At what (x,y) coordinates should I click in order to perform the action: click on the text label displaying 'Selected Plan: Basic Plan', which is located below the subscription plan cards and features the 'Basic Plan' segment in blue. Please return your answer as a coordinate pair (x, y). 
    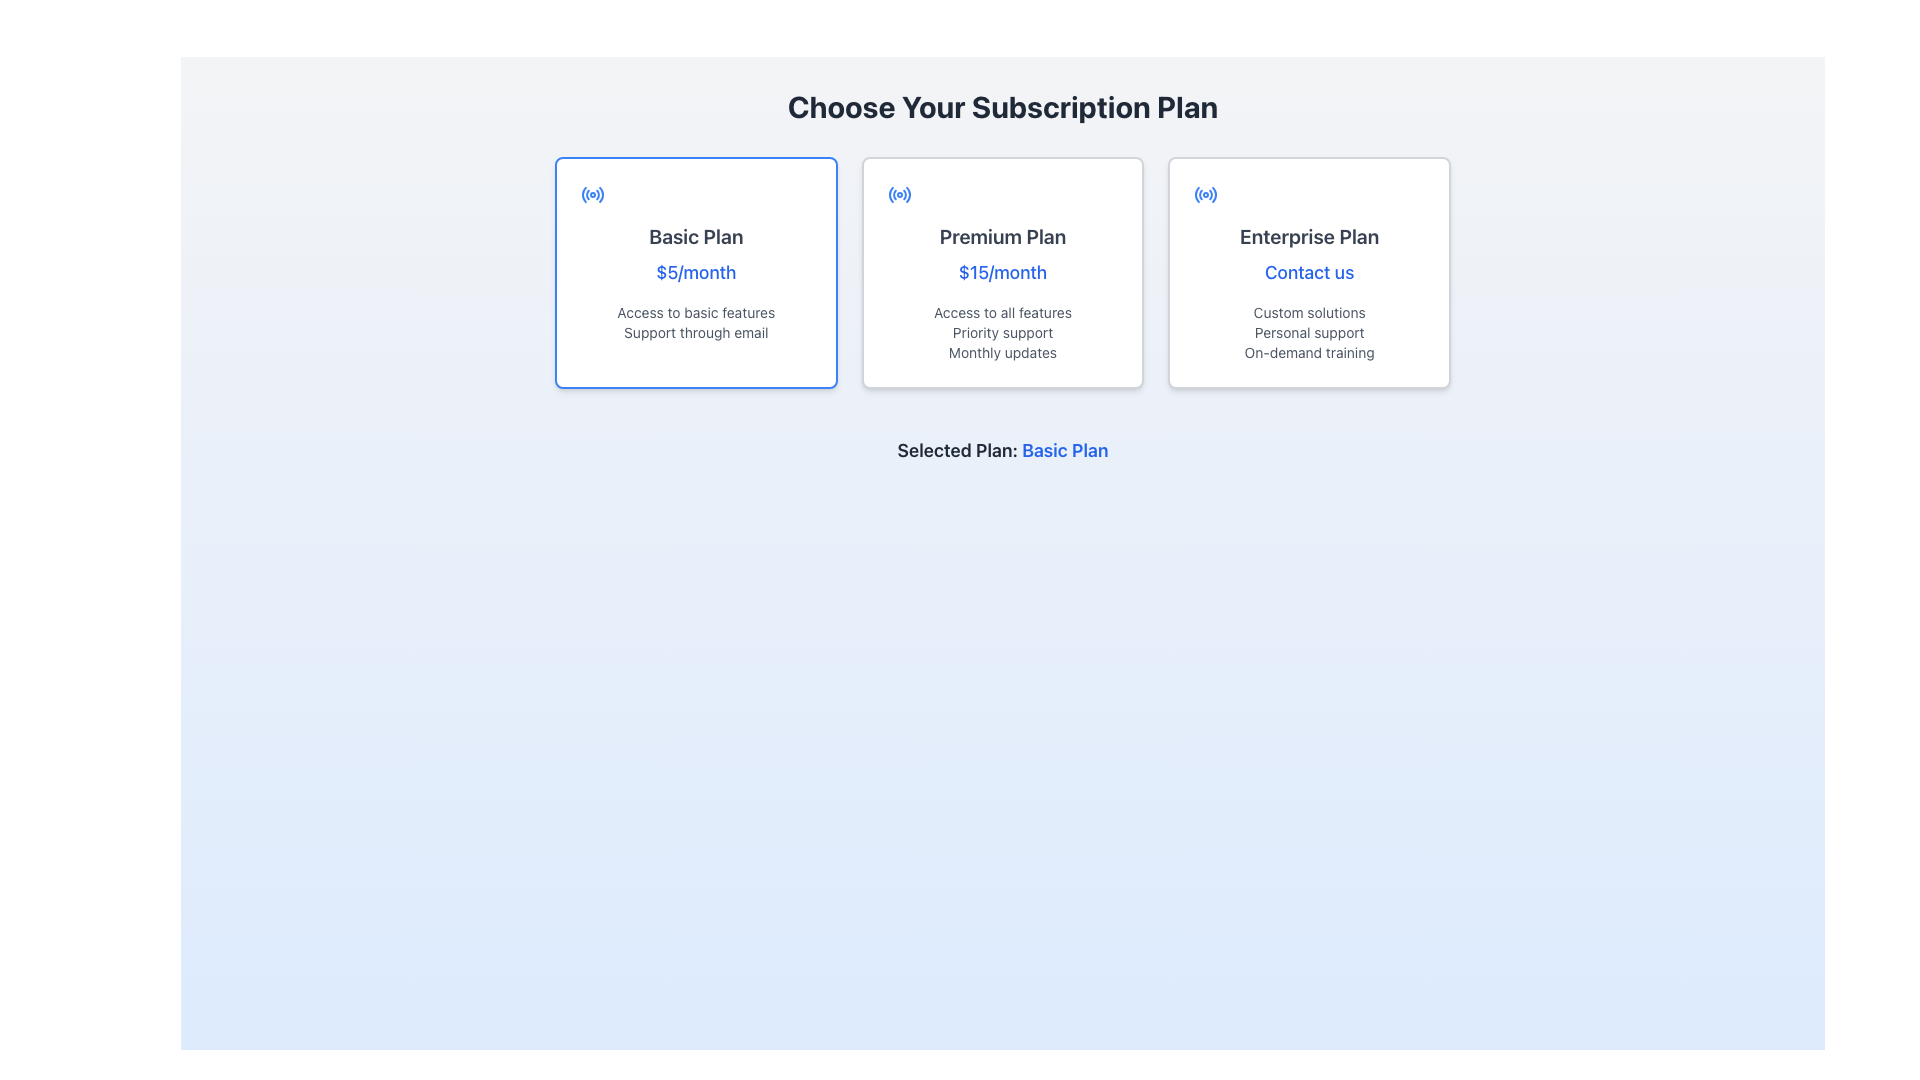
    Looking at the image, I should click on (1003, 451).